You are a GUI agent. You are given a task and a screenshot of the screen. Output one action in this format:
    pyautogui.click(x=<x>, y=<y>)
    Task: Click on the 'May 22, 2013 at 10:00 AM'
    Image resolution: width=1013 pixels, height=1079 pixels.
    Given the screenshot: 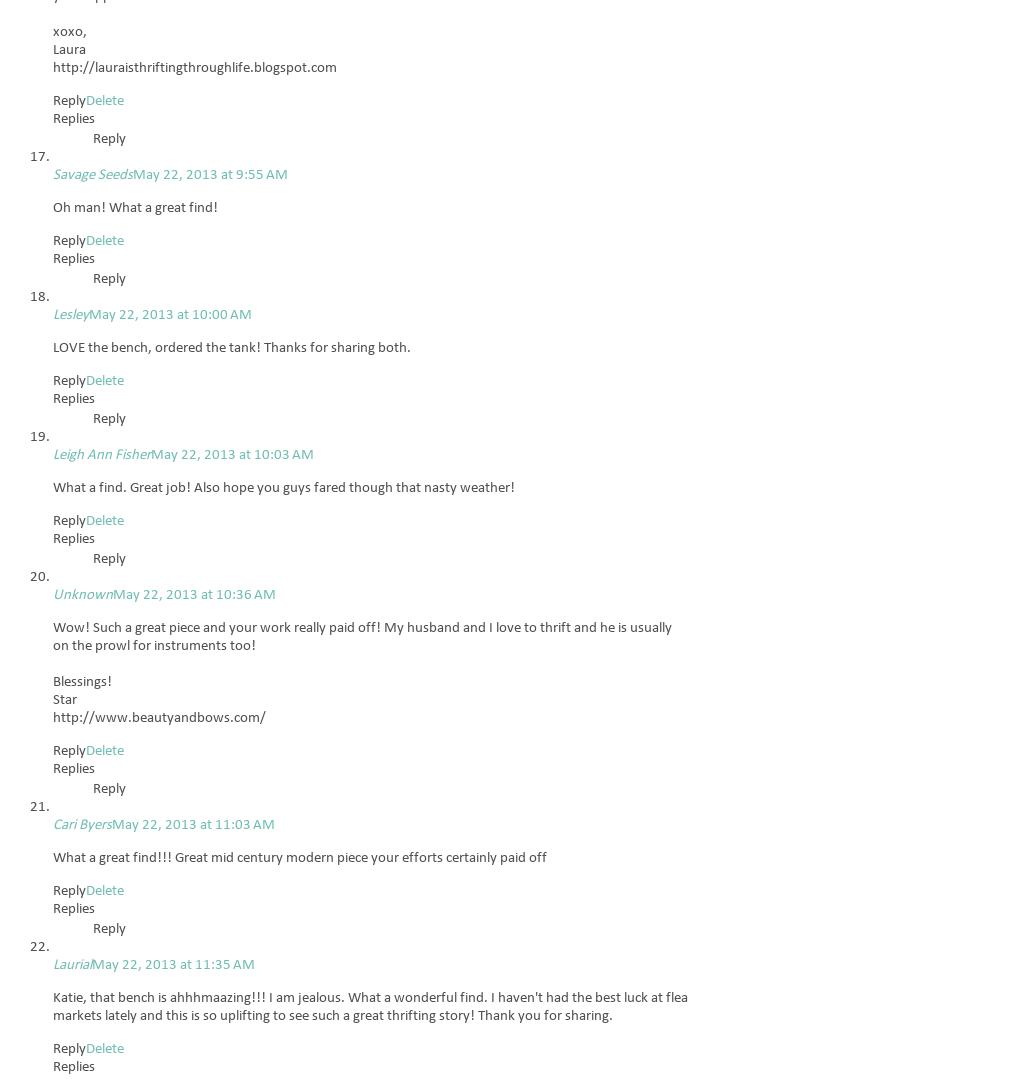 What is the action you would take?
    pyautogui.click(x=170, y=314)
    